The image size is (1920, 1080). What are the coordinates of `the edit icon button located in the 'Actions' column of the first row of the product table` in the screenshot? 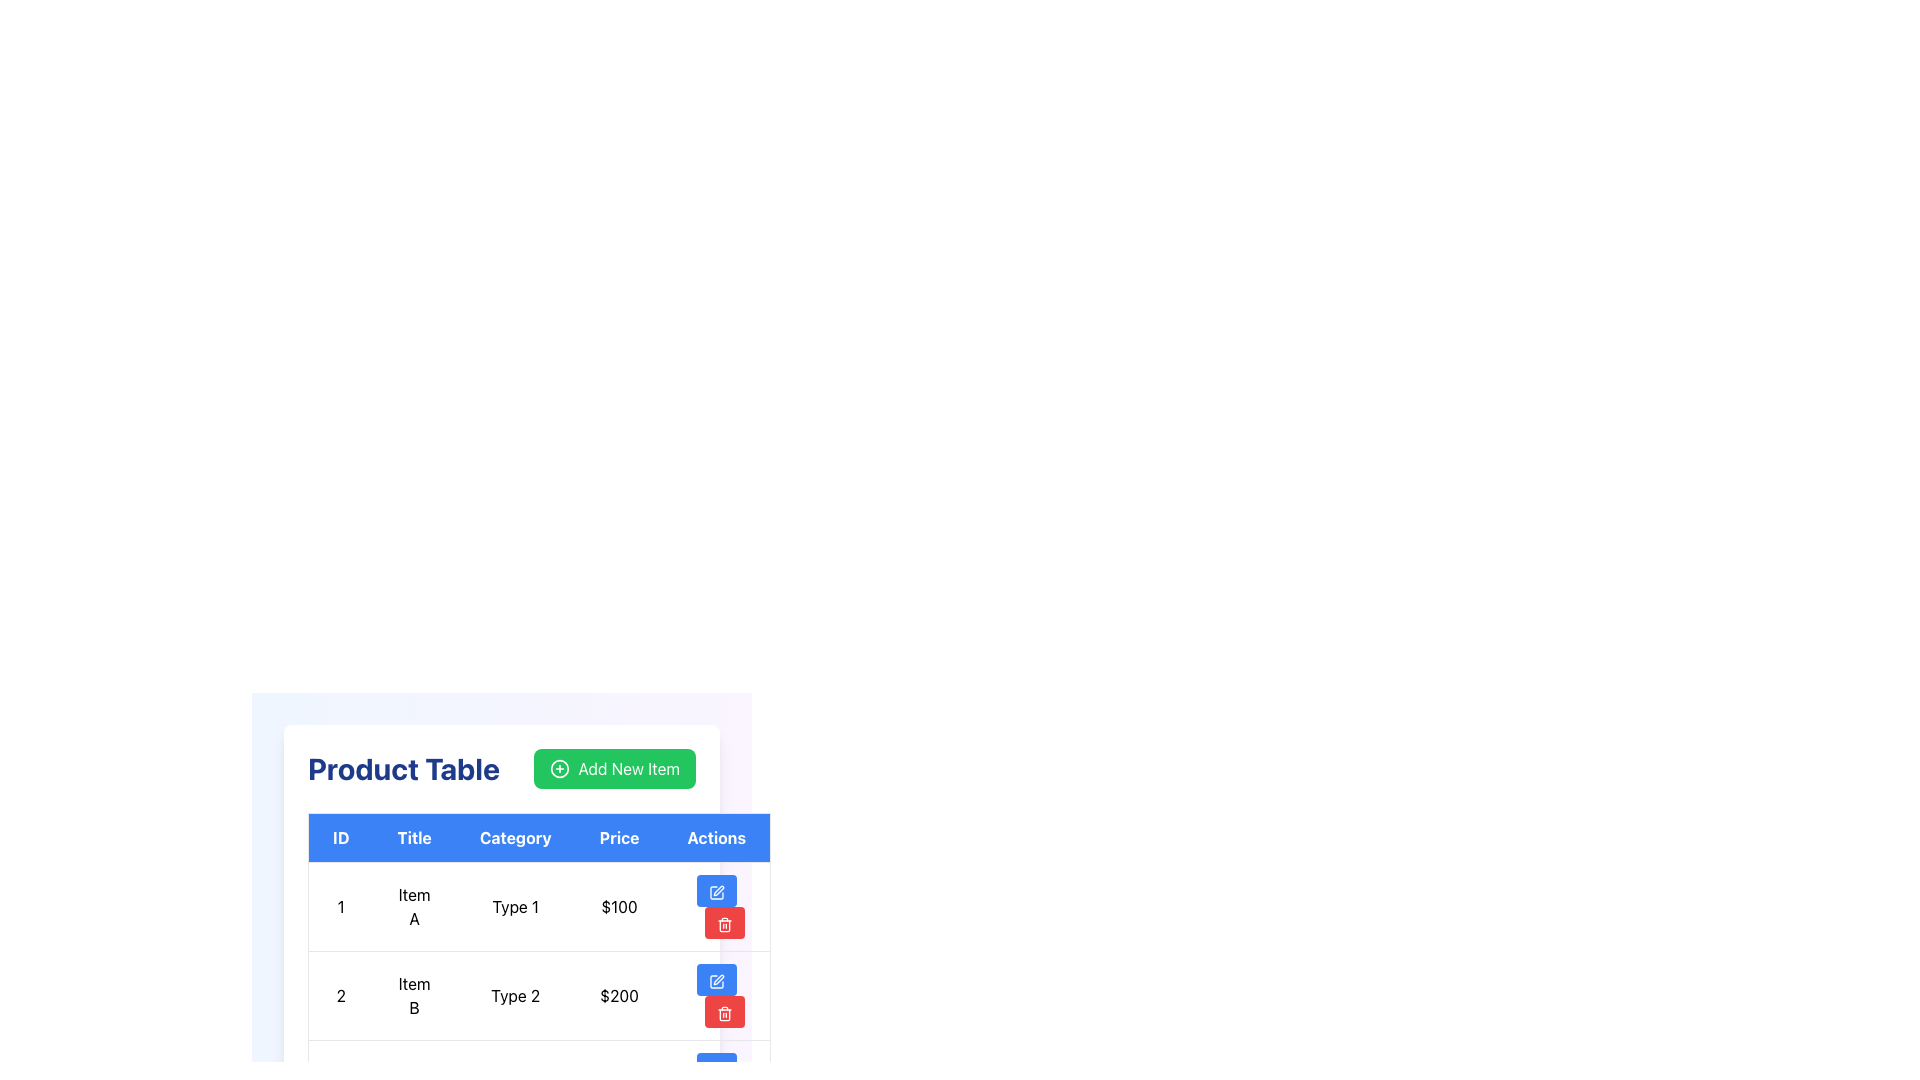 It's located at (716, 891).